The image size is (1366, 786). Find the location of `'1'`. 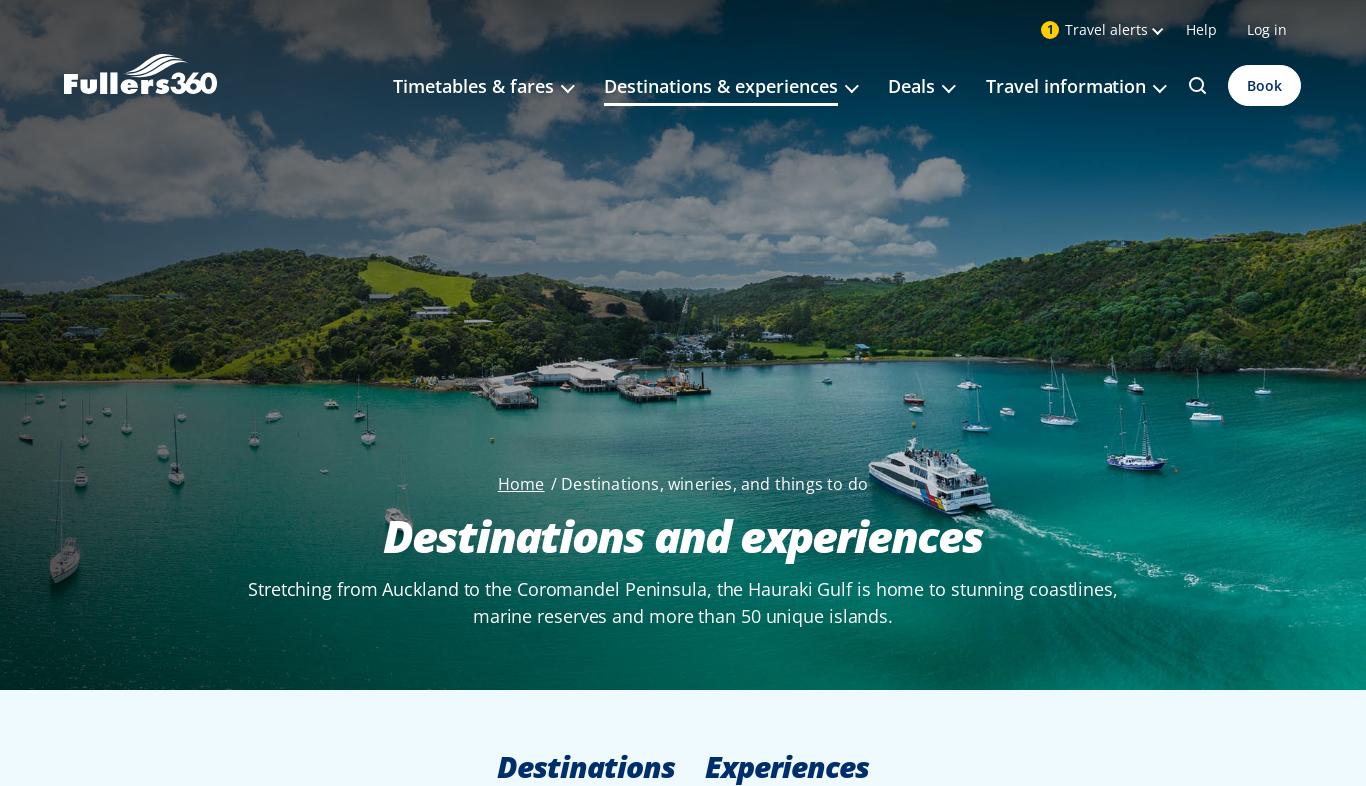

'1' is located at coordinates (1048, 28).